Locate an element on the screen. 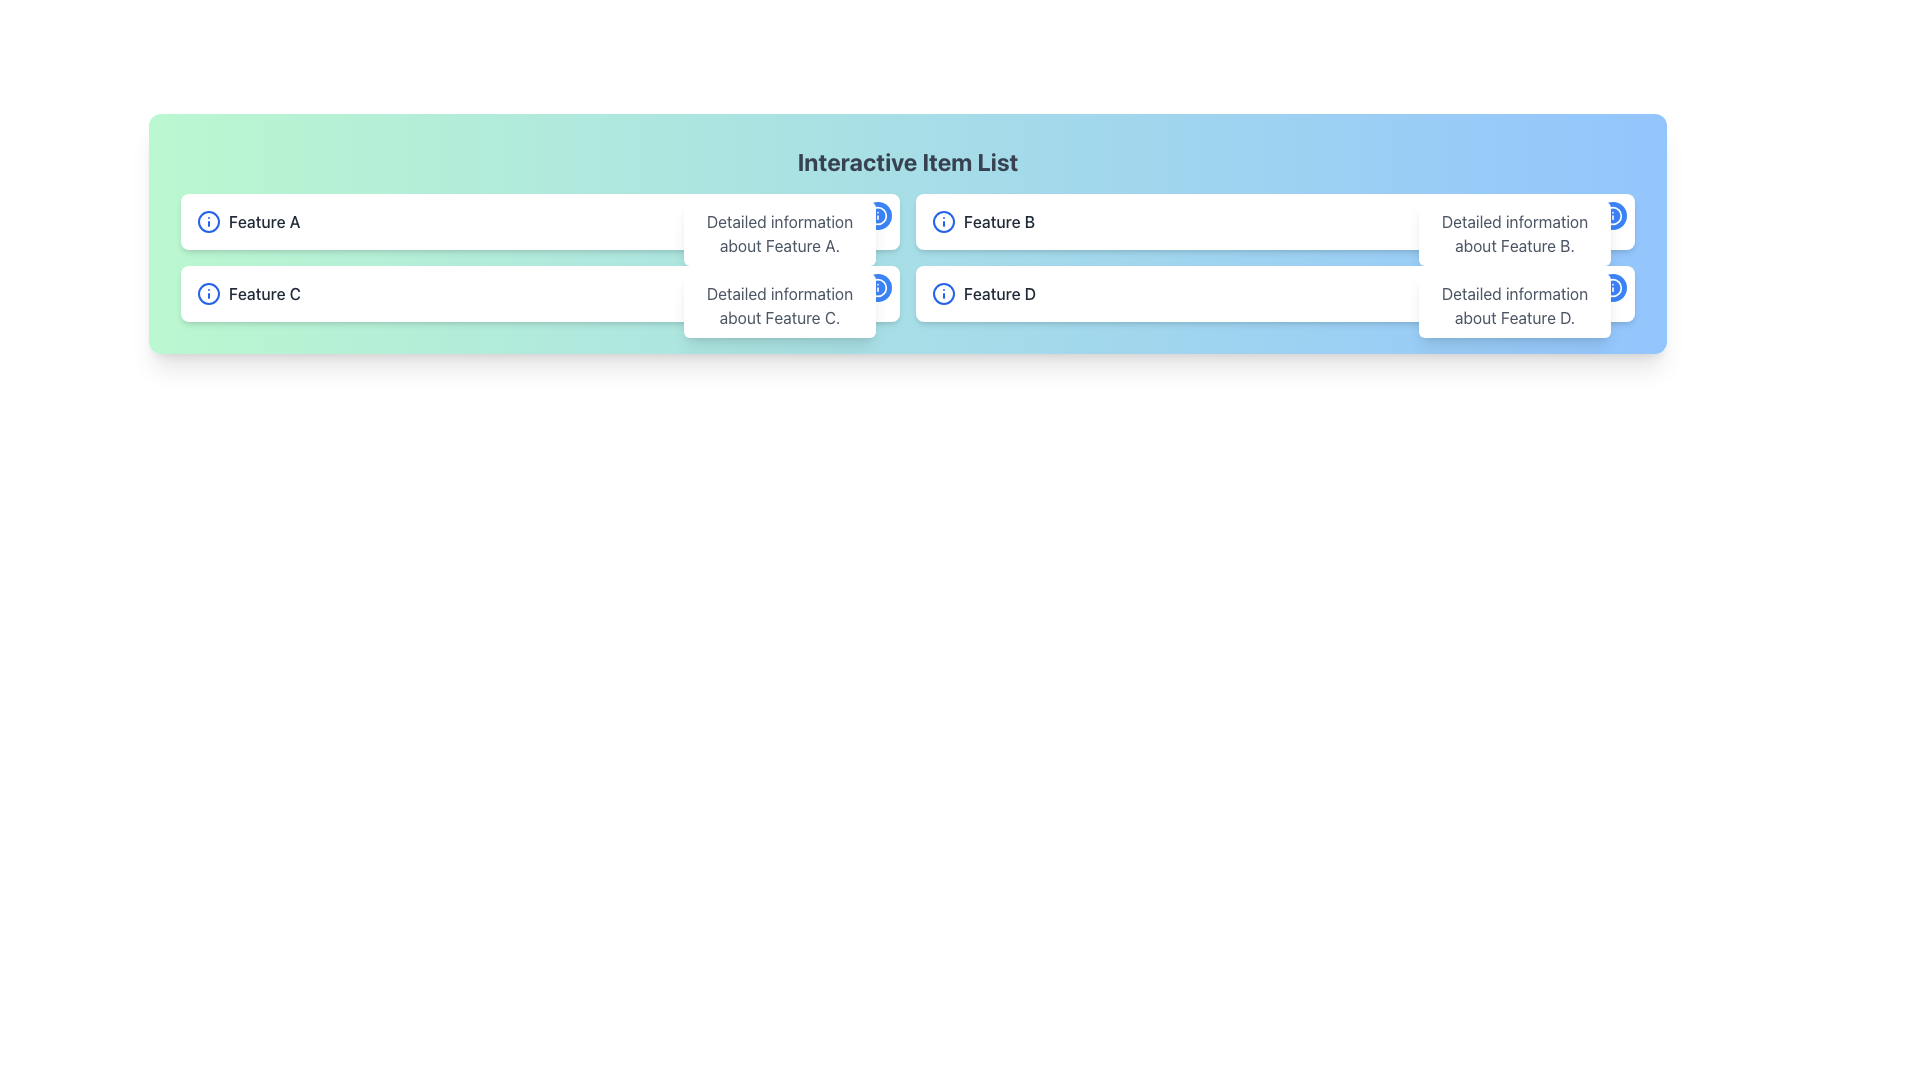 This screenshot has height=1080, width=1920. the SVG graphical element (circle) that is part of the information symbol, located to the left of the textual label 'Feature C' is located at coordinates (209, 293).